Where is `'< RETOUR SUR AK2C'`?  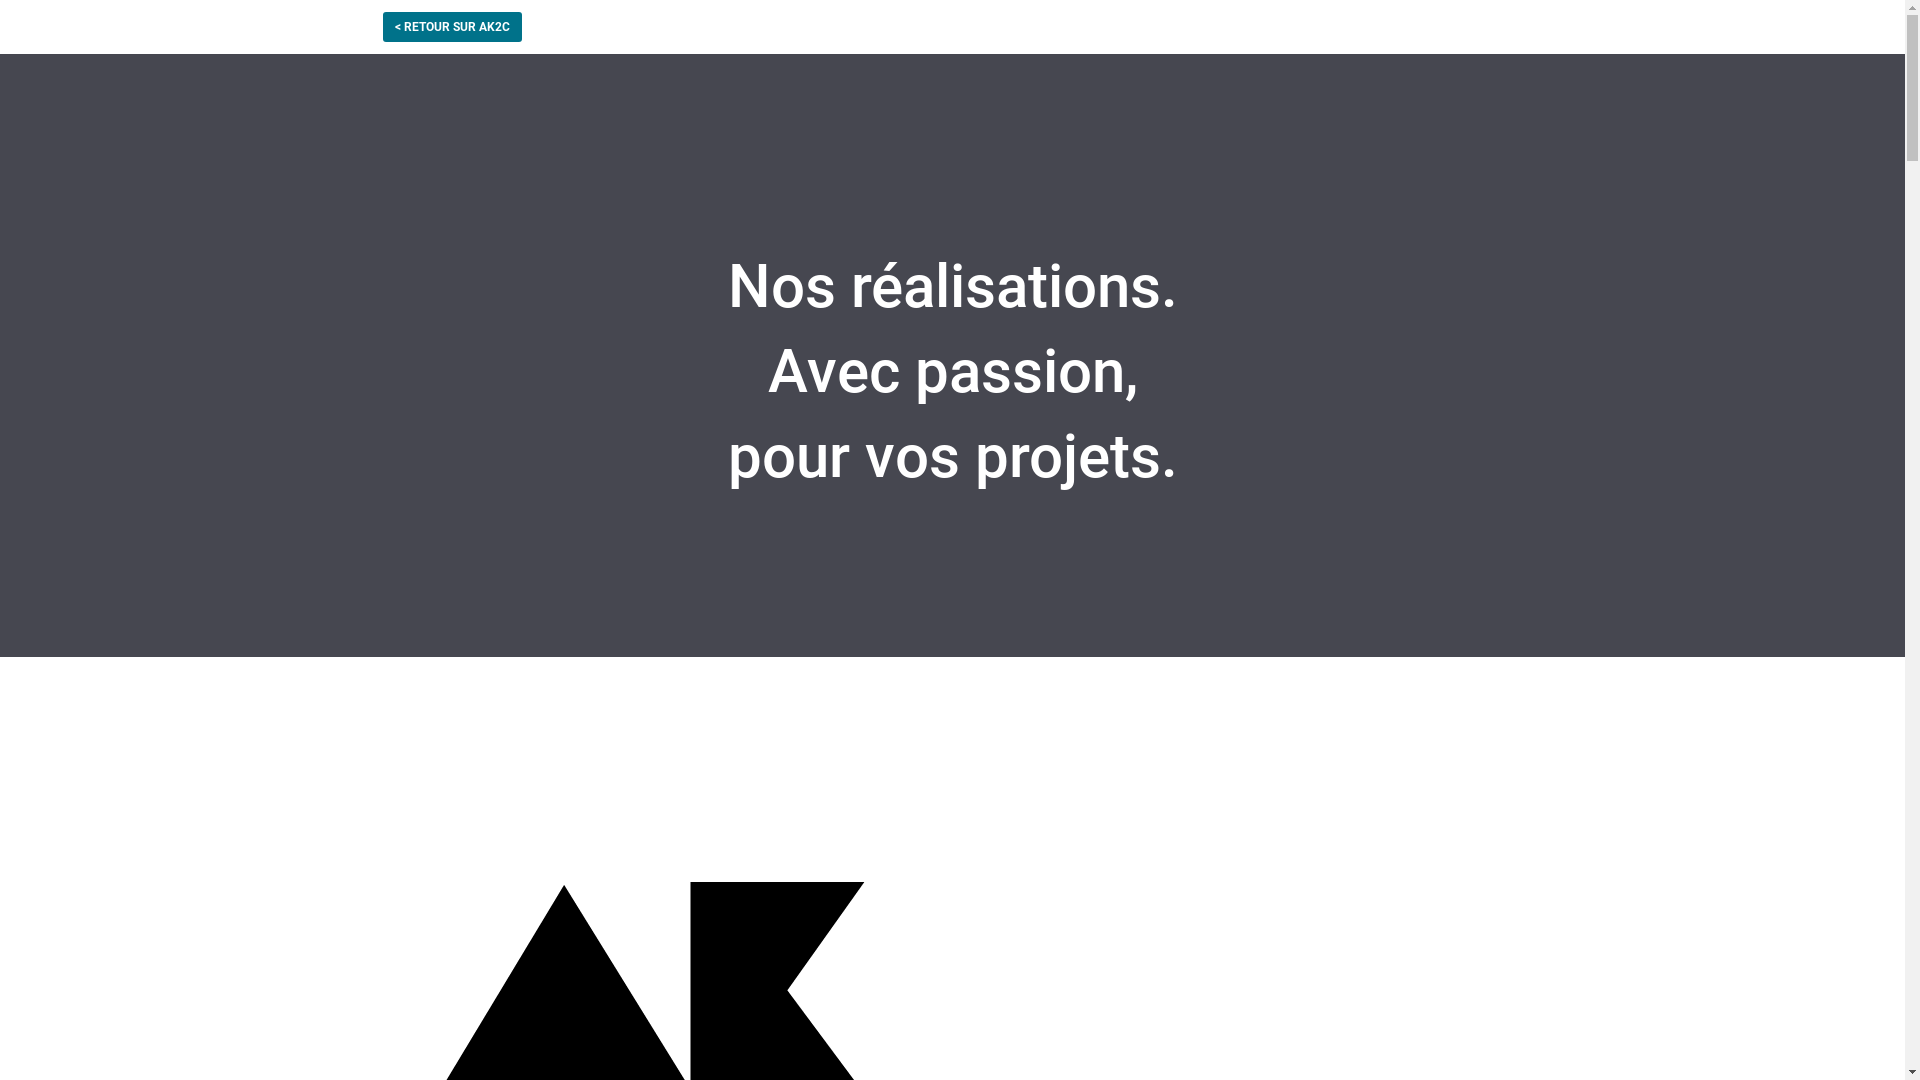
'< RETOUR SUR AK2C' is located at coordinates (382, 27).